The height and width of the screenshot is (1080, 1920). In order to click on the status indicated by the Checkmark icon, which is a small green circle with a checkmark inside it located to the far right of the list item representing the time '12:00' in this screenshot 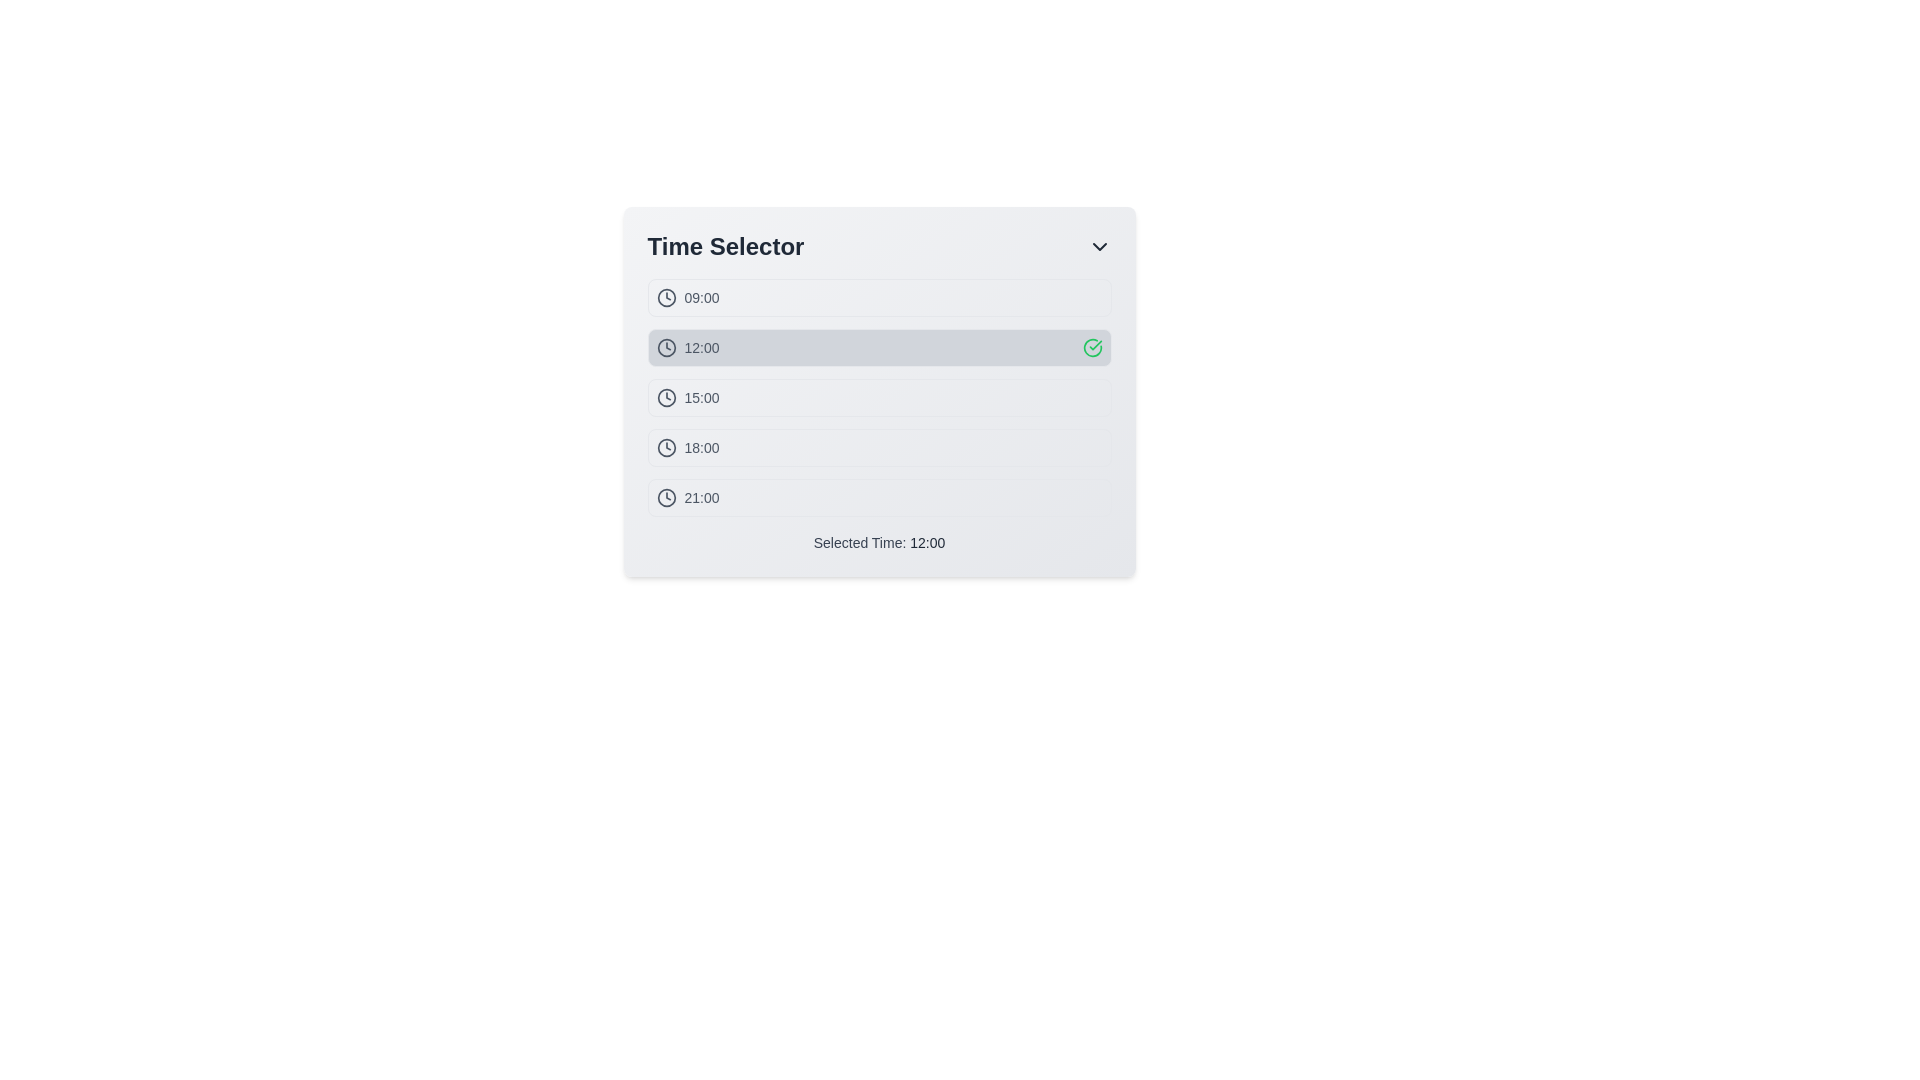, I will do `click(1091, 346)`.